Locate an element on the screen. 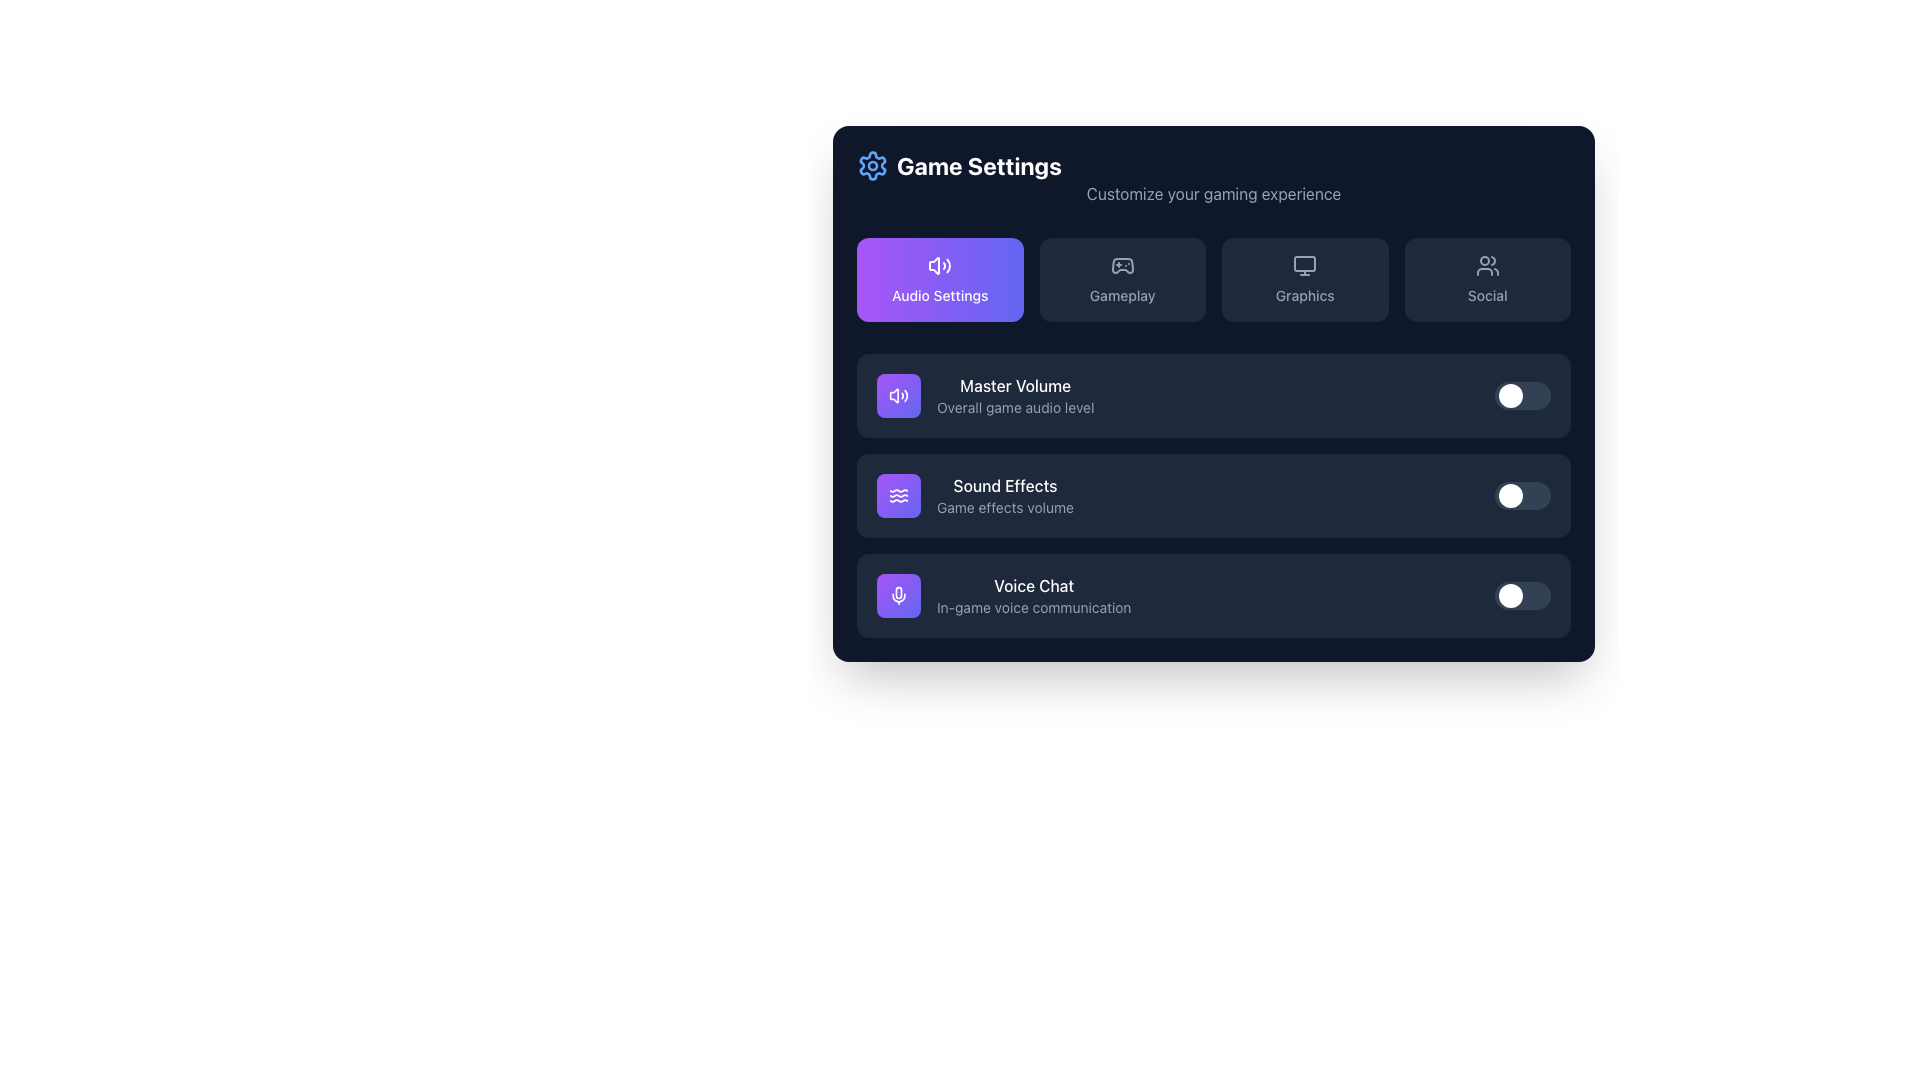 The image size is (1920, 1080). the 'Social' button, which is a rectangular button with a dark background featuring an icon of two stylized human figures and the text 'Social' centered within it, located in the top-right section of a grid layout is located at coordinates (1487, 280).